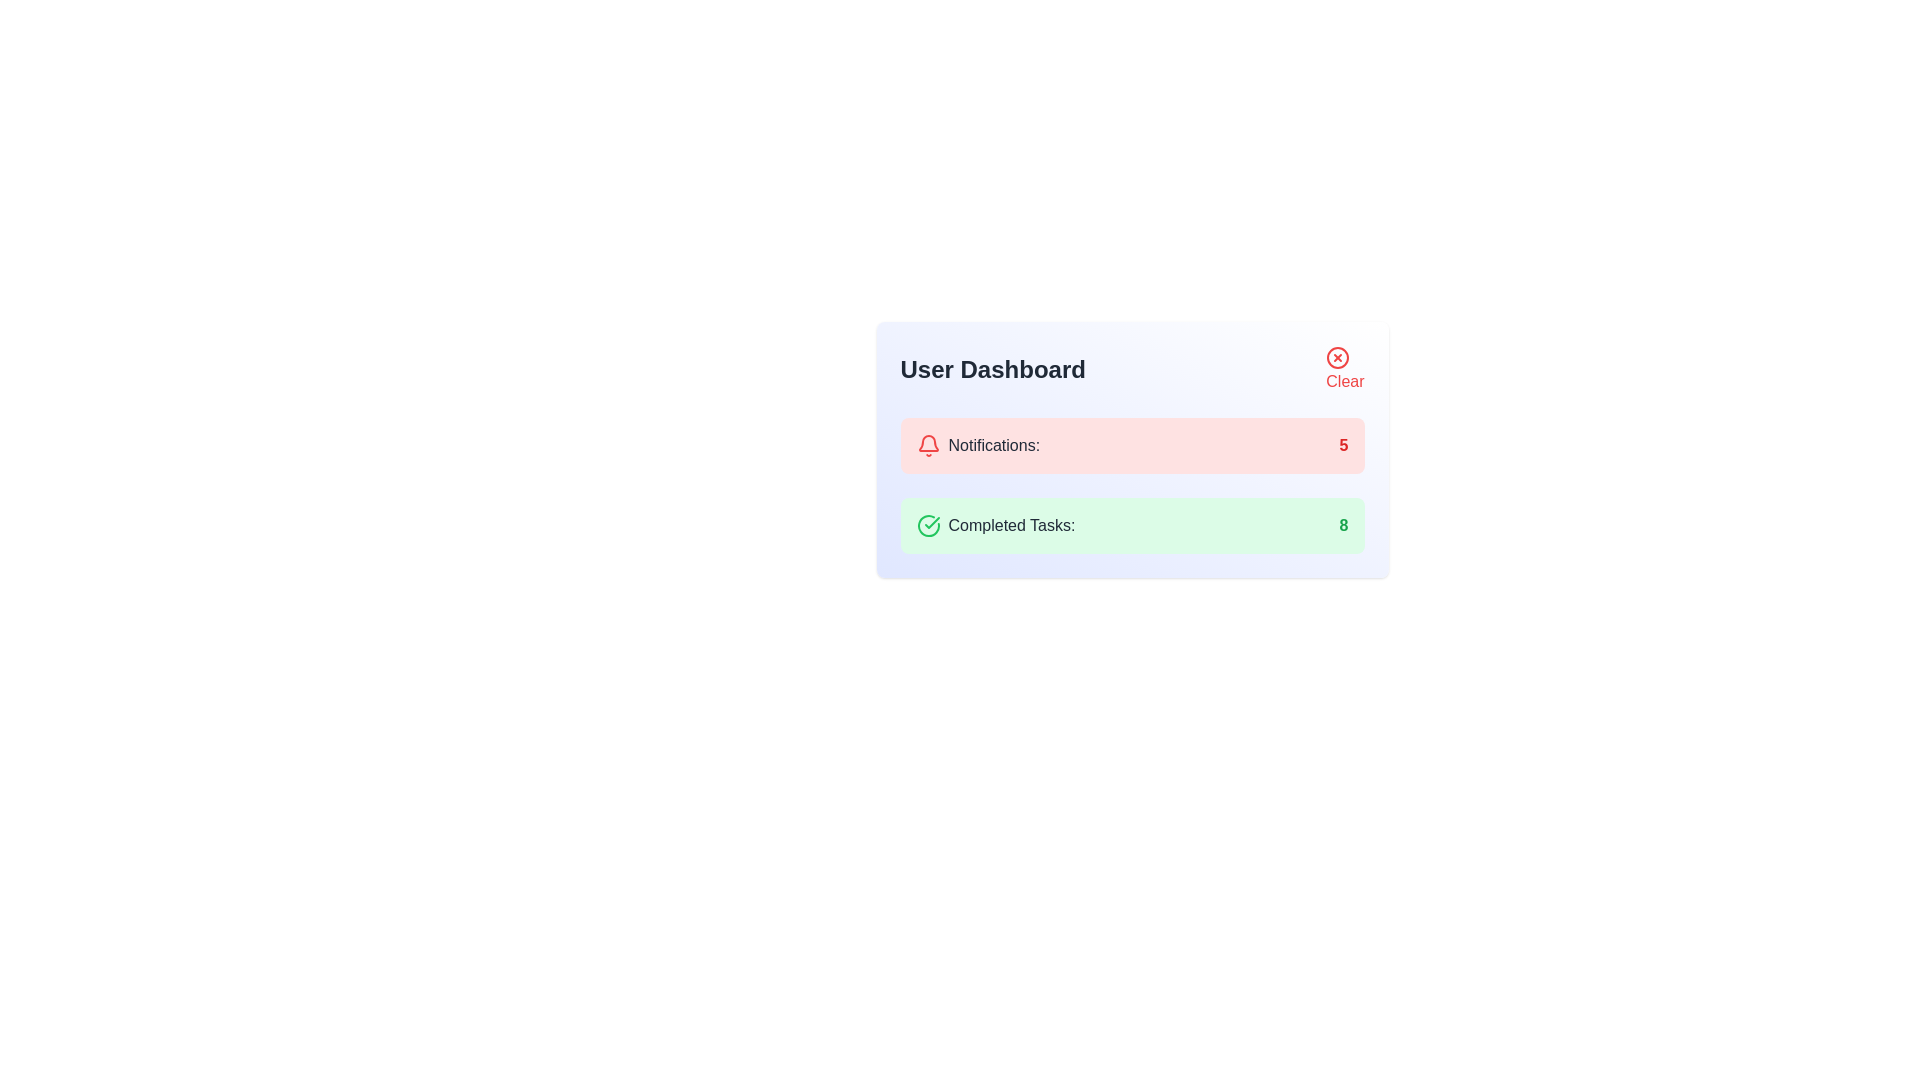 The width and height of the screenshot is (1920, 1080). Describe the element at coordinates (927, 524) in the screenshot. I see `the circular icon with a green checkmark that indicates successful completion, located to the left of the 'Completed Tasks:' label` at that location.